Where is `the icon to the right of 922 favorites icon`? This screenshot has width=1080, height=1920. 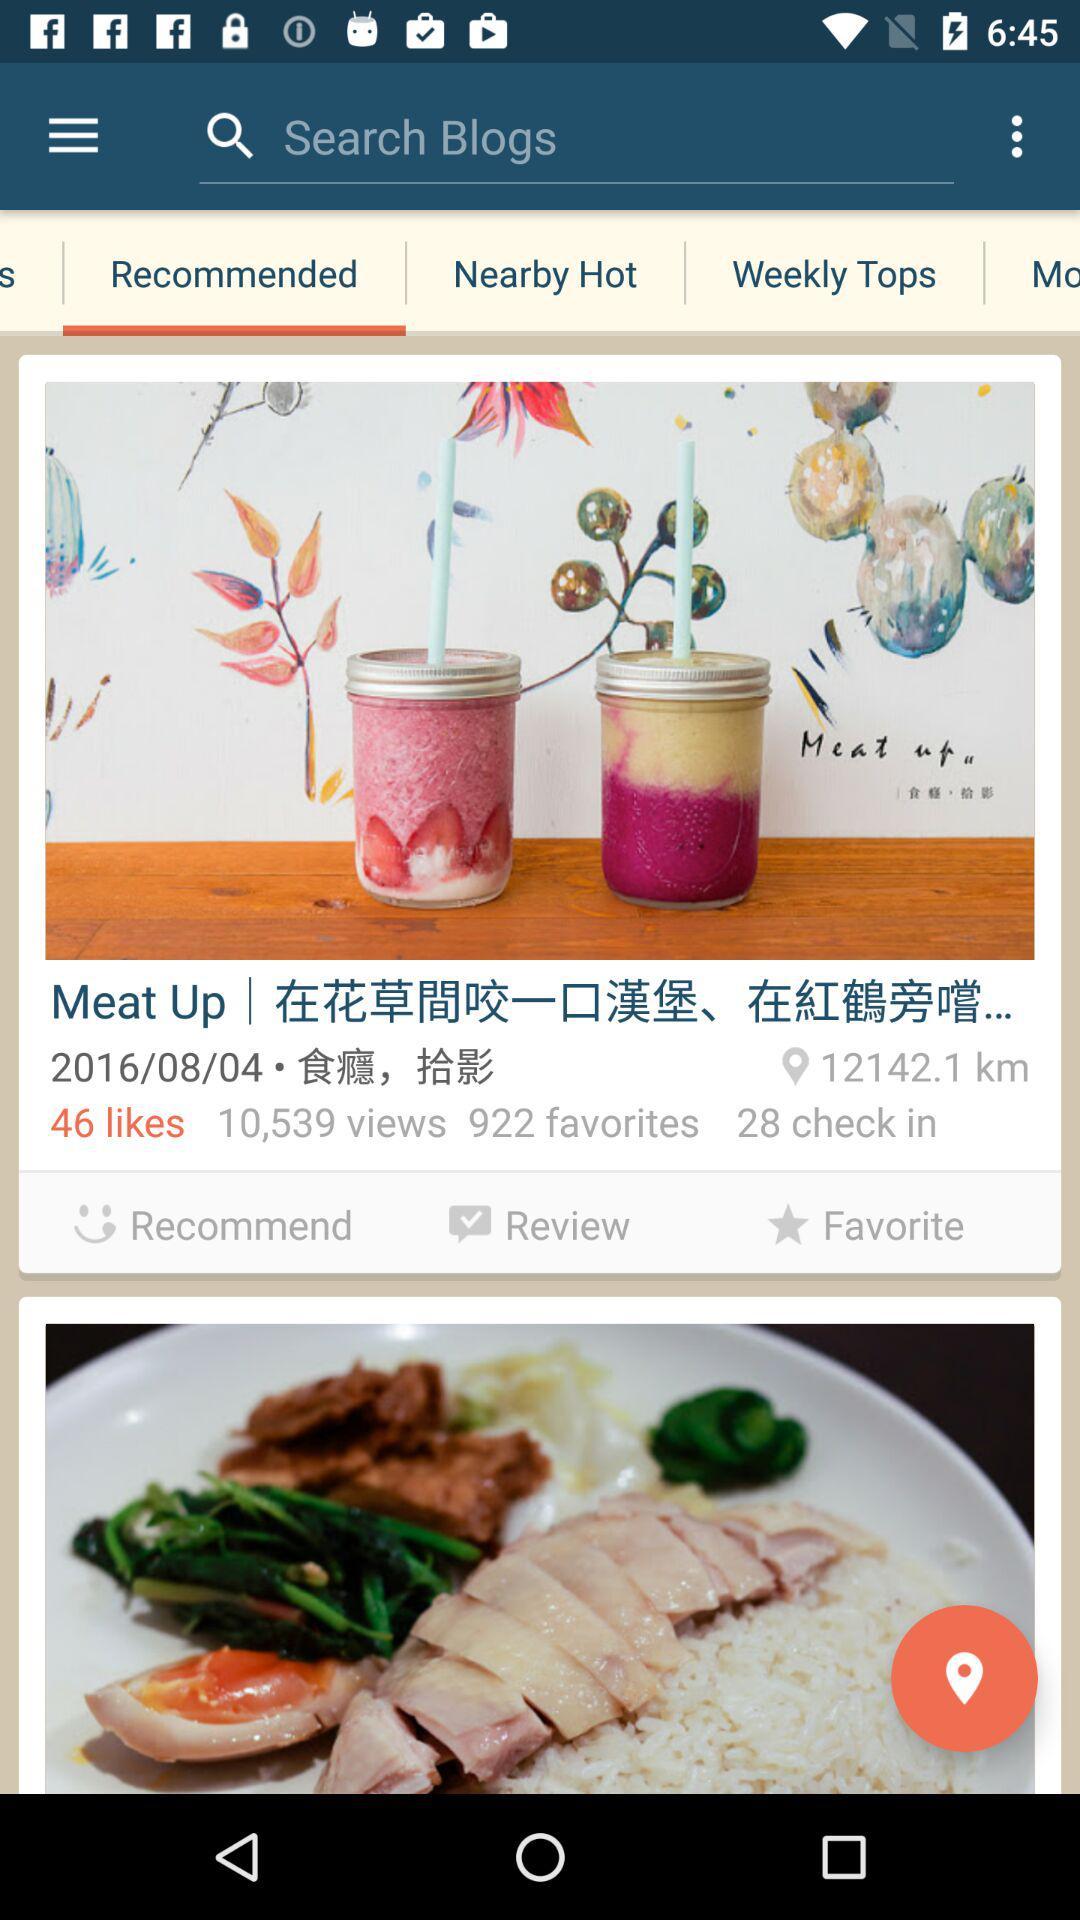 the icon to the right of 922 favorites icon is located at coordinates (818, 1126).